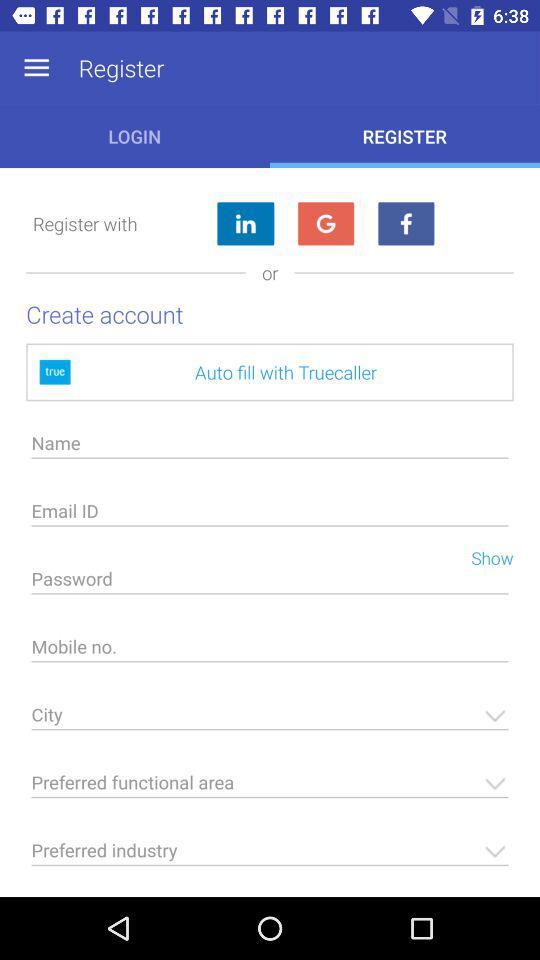 The image size is (540, 960). Describe the element at coordinates (270, 720) in the screenshot. I see `your city` at that location.